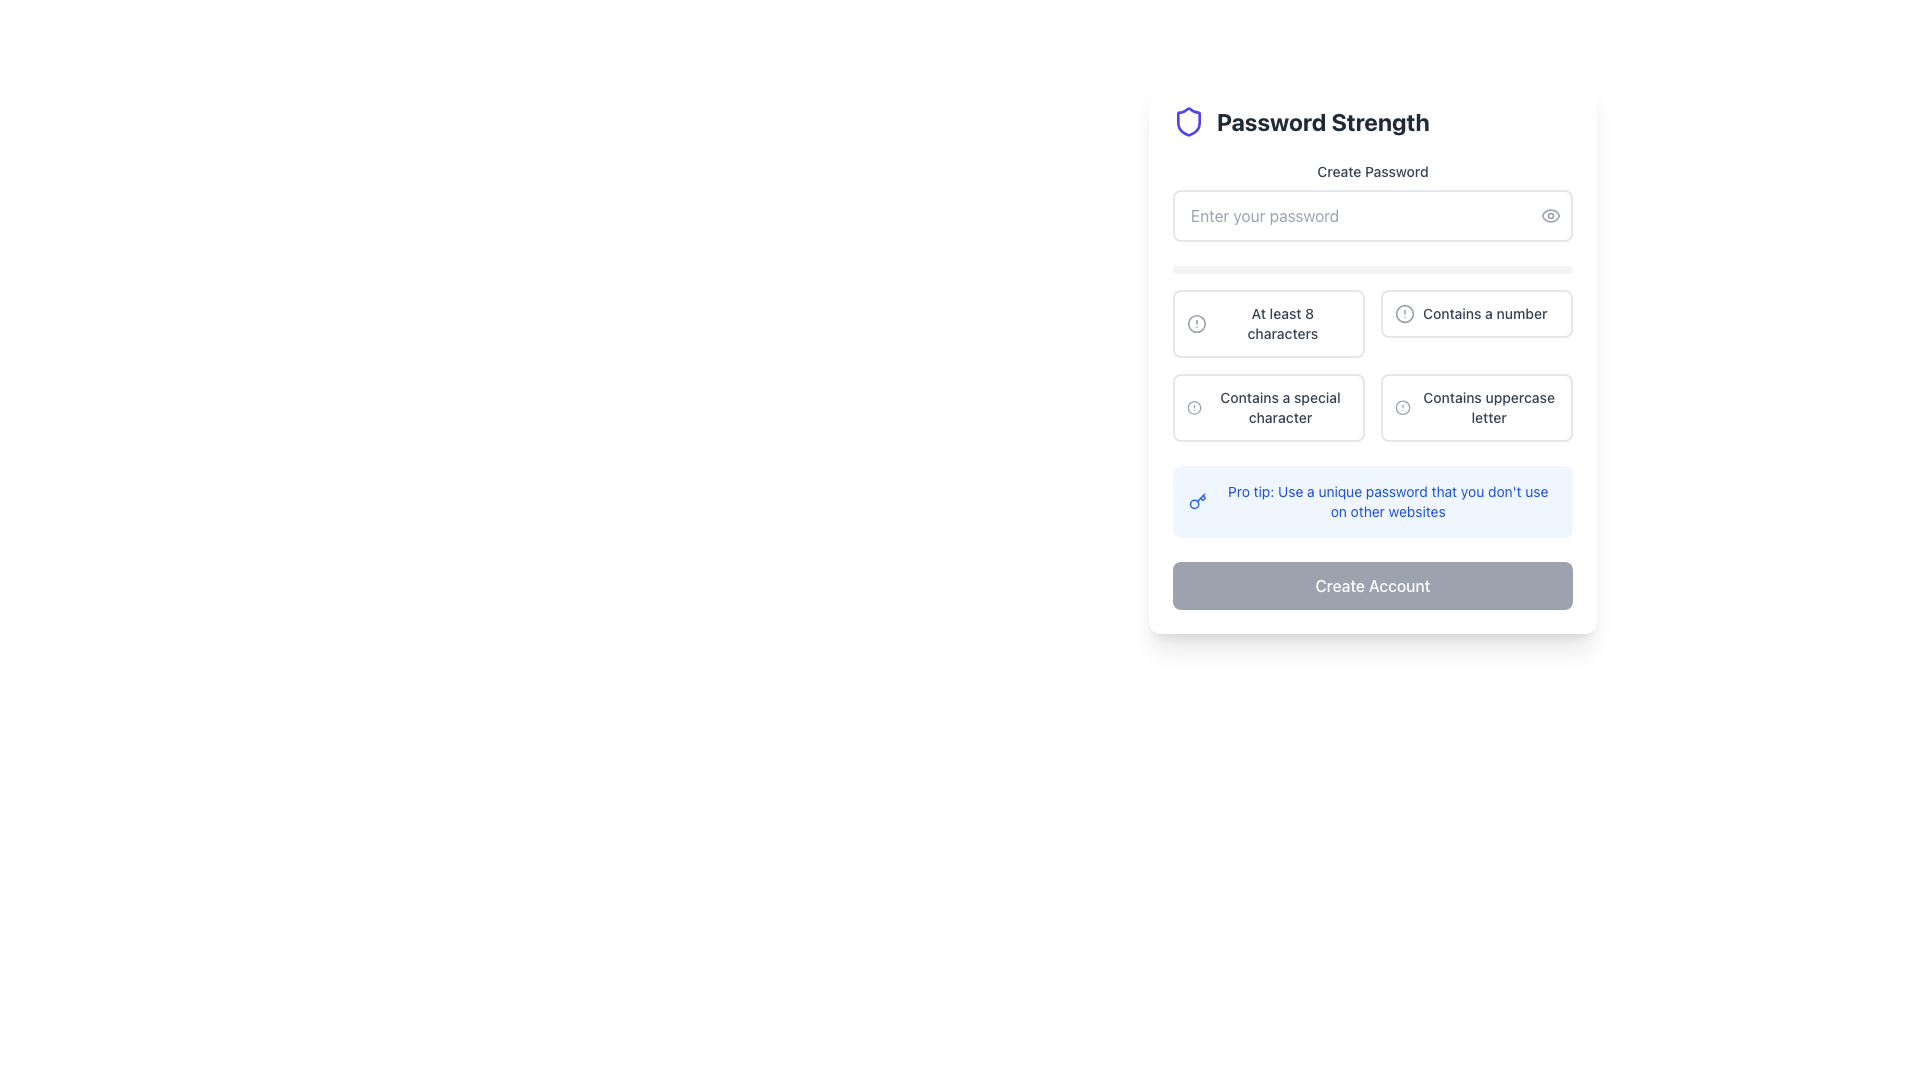  What do you see at coordinates (1477, 313) in the screenshot?
I see `informational list item indicating that the password must contain at least one number, which is the second item in the password requirements list` at bounding box center [1477, 313].